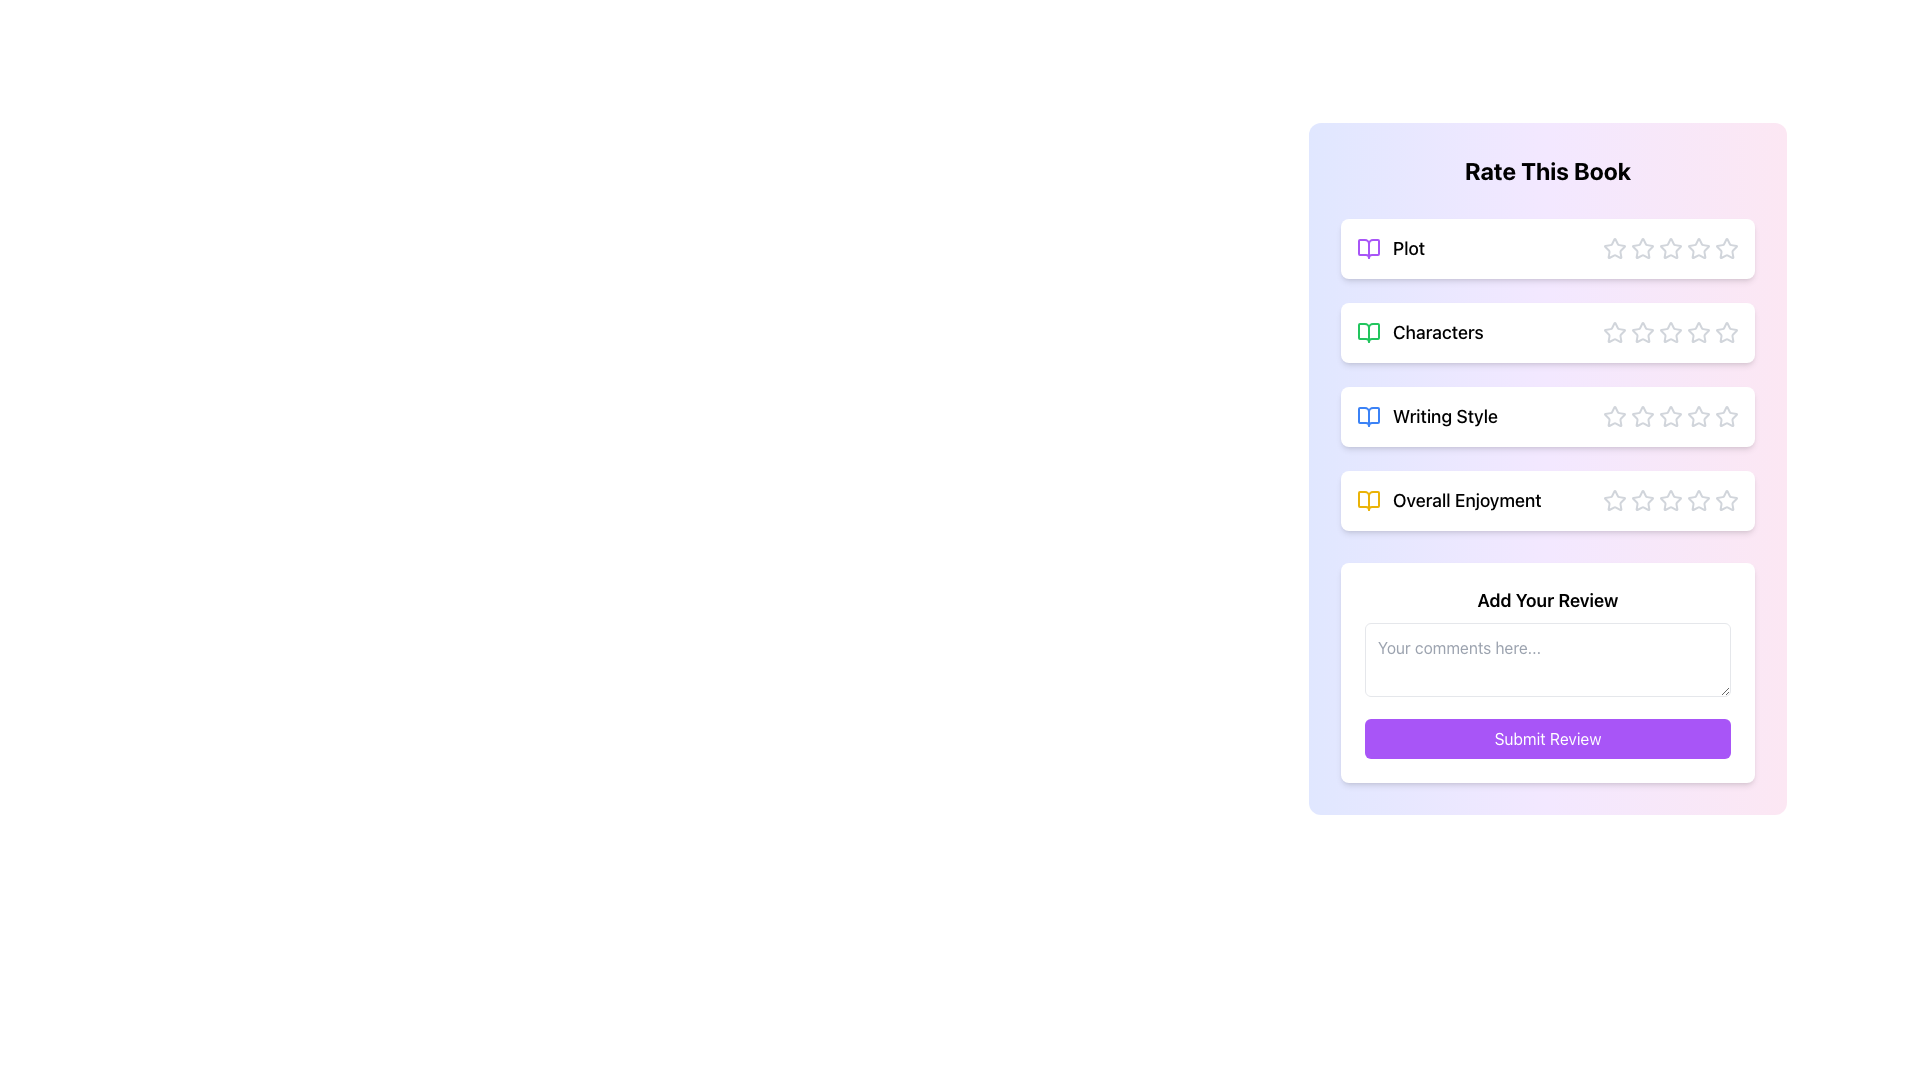  What do you see at coordinates (1670, 500) in the screenshot?
I see `the fourth star icon in the rating system` at bounding box center [1670, 500].